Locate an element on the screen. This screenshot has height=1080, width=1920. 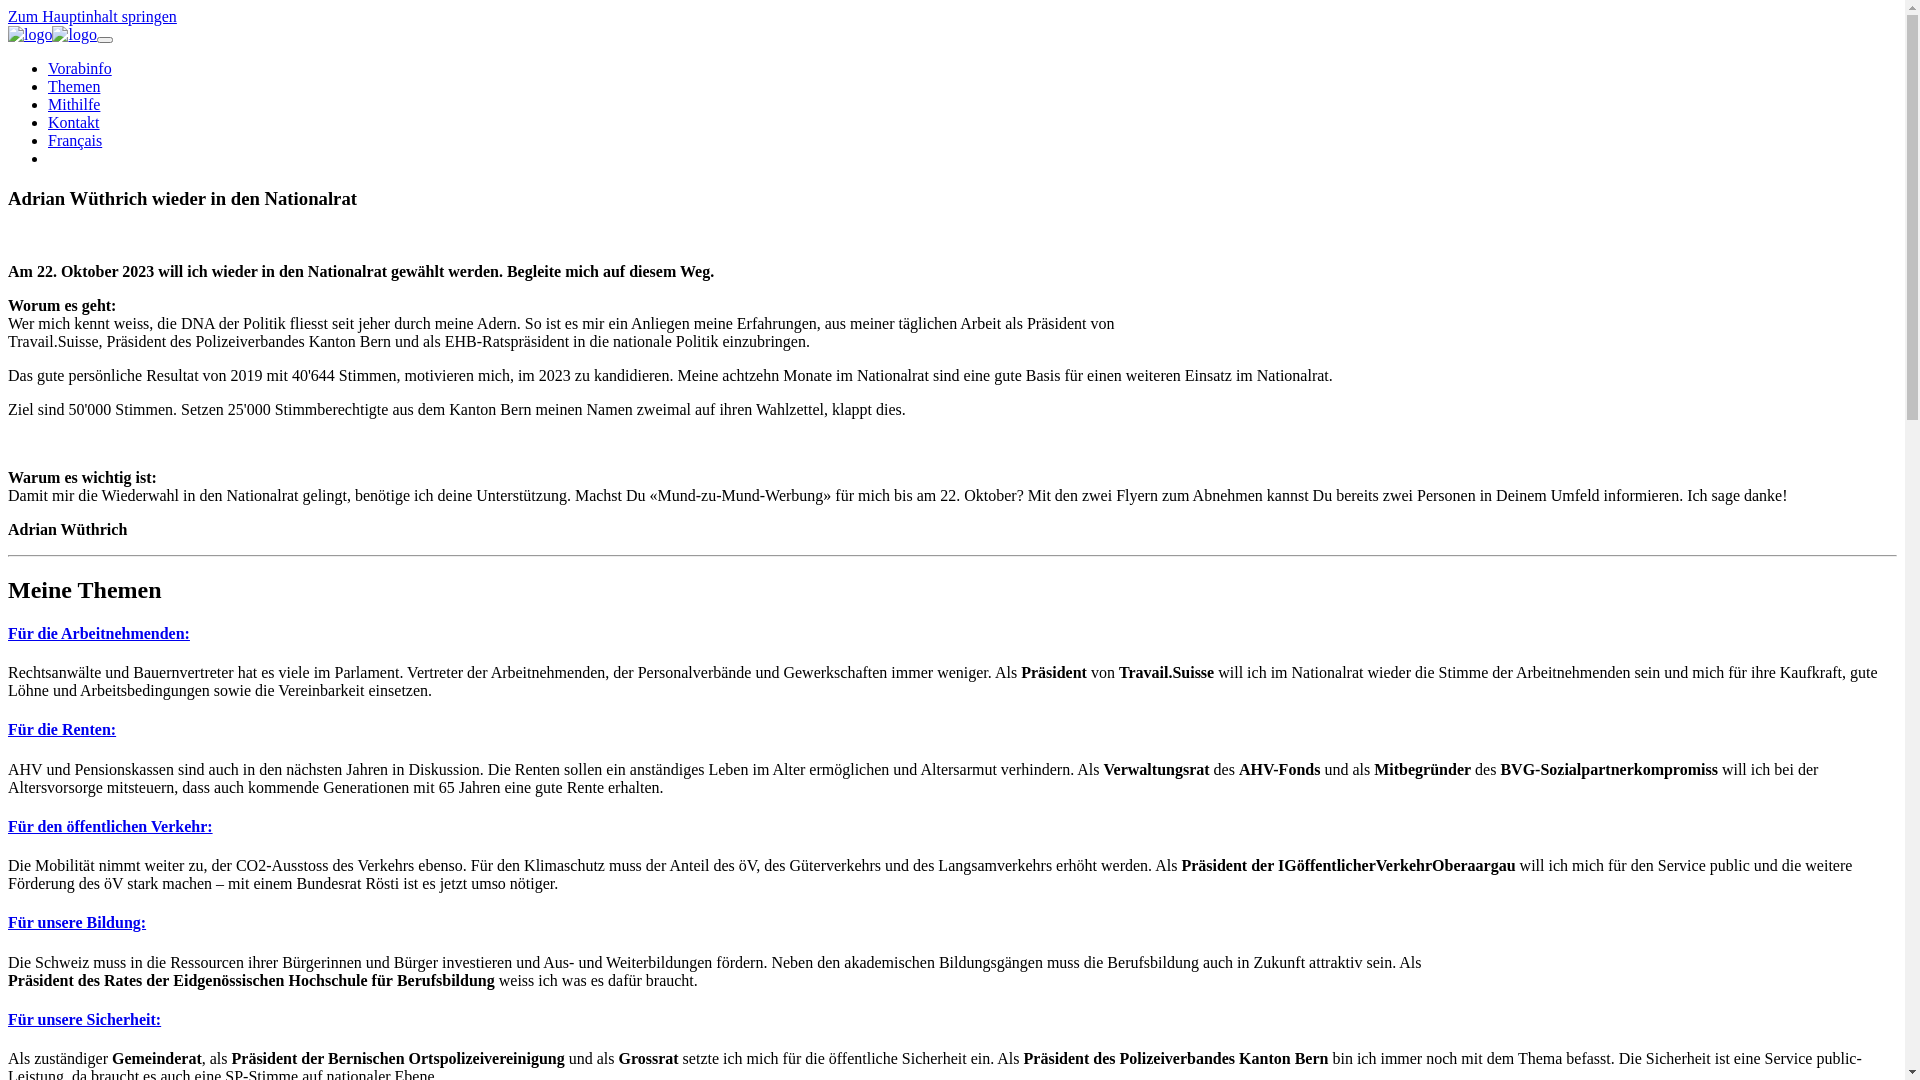
'Zum Hauptinhalt springen' is located at coordinates (91, 16).